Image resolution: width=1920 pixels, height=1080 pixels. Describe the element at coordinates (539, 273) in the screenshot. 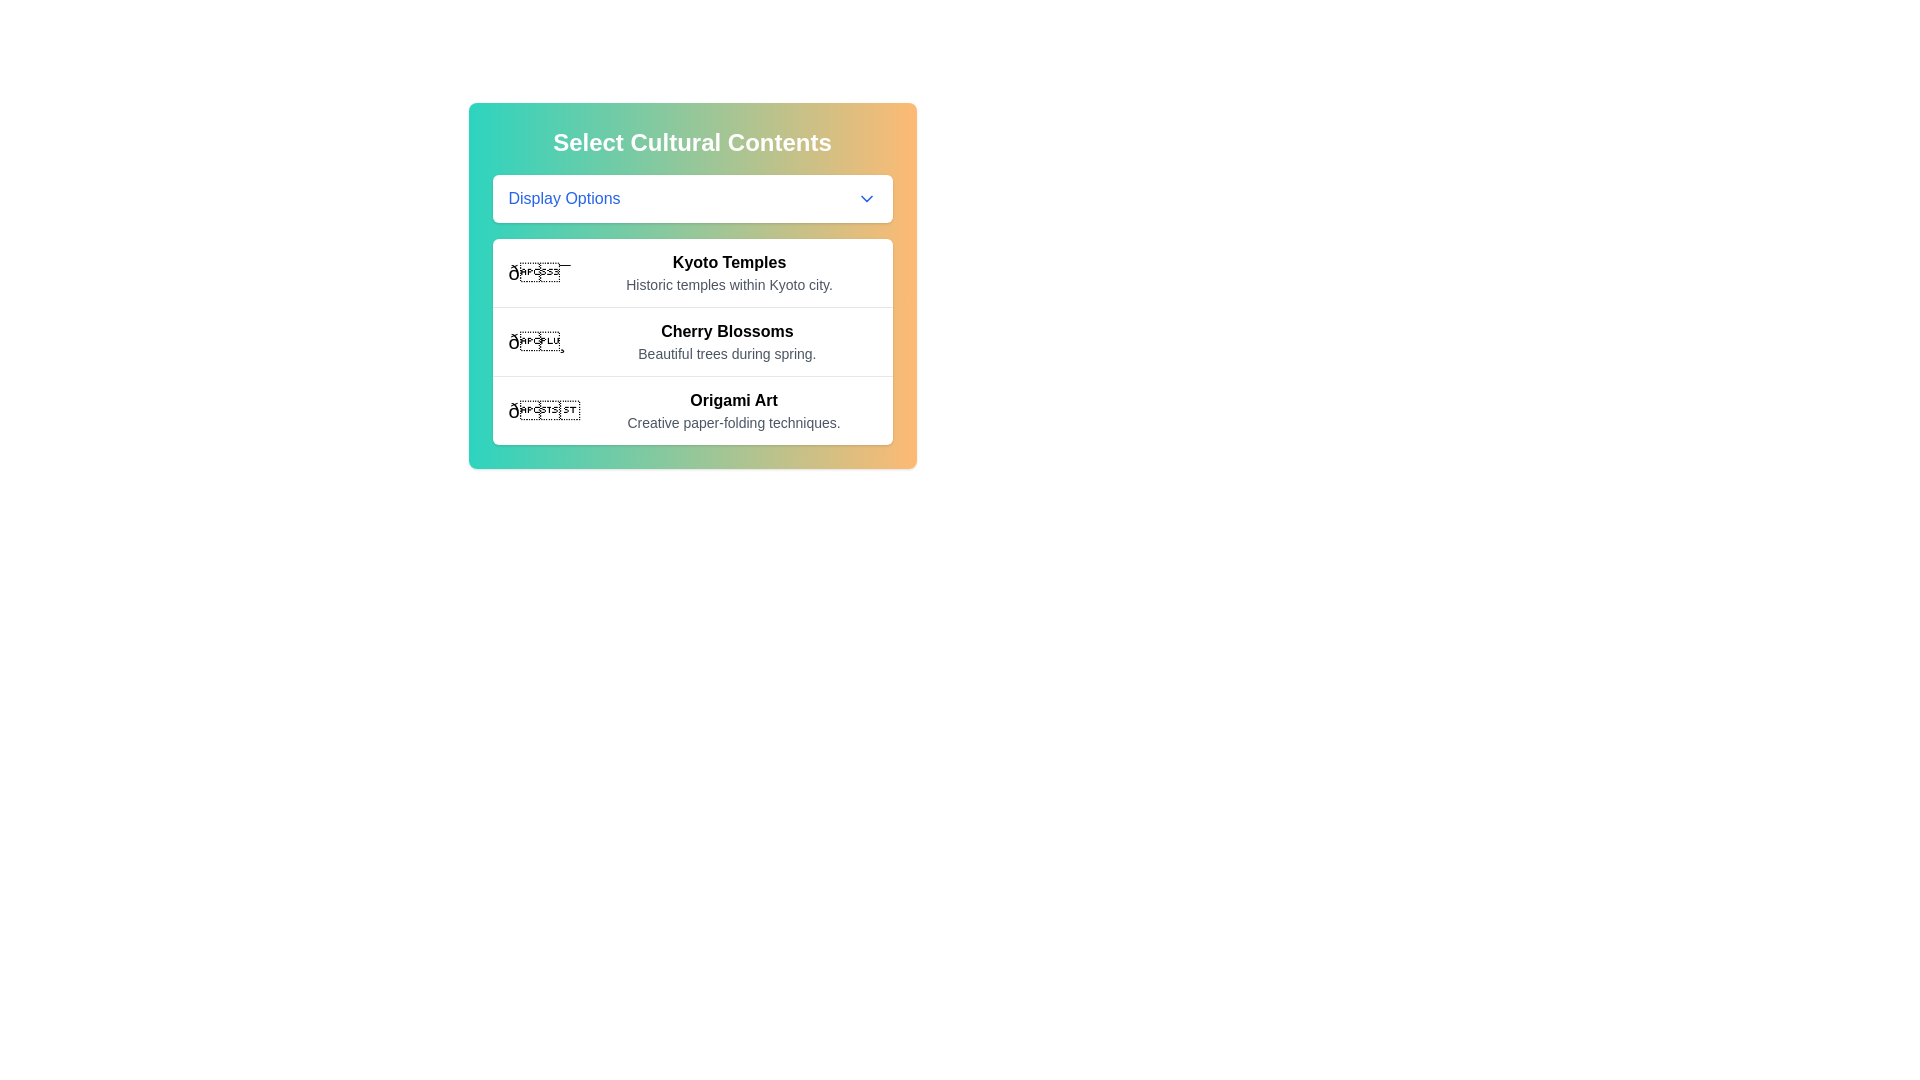

I see `the icon representing the 'Kyoto Temples' section, which is located to the left of the text 'Kyoto Temples' and 'Historic temples within Kyoto city.'` at that location.